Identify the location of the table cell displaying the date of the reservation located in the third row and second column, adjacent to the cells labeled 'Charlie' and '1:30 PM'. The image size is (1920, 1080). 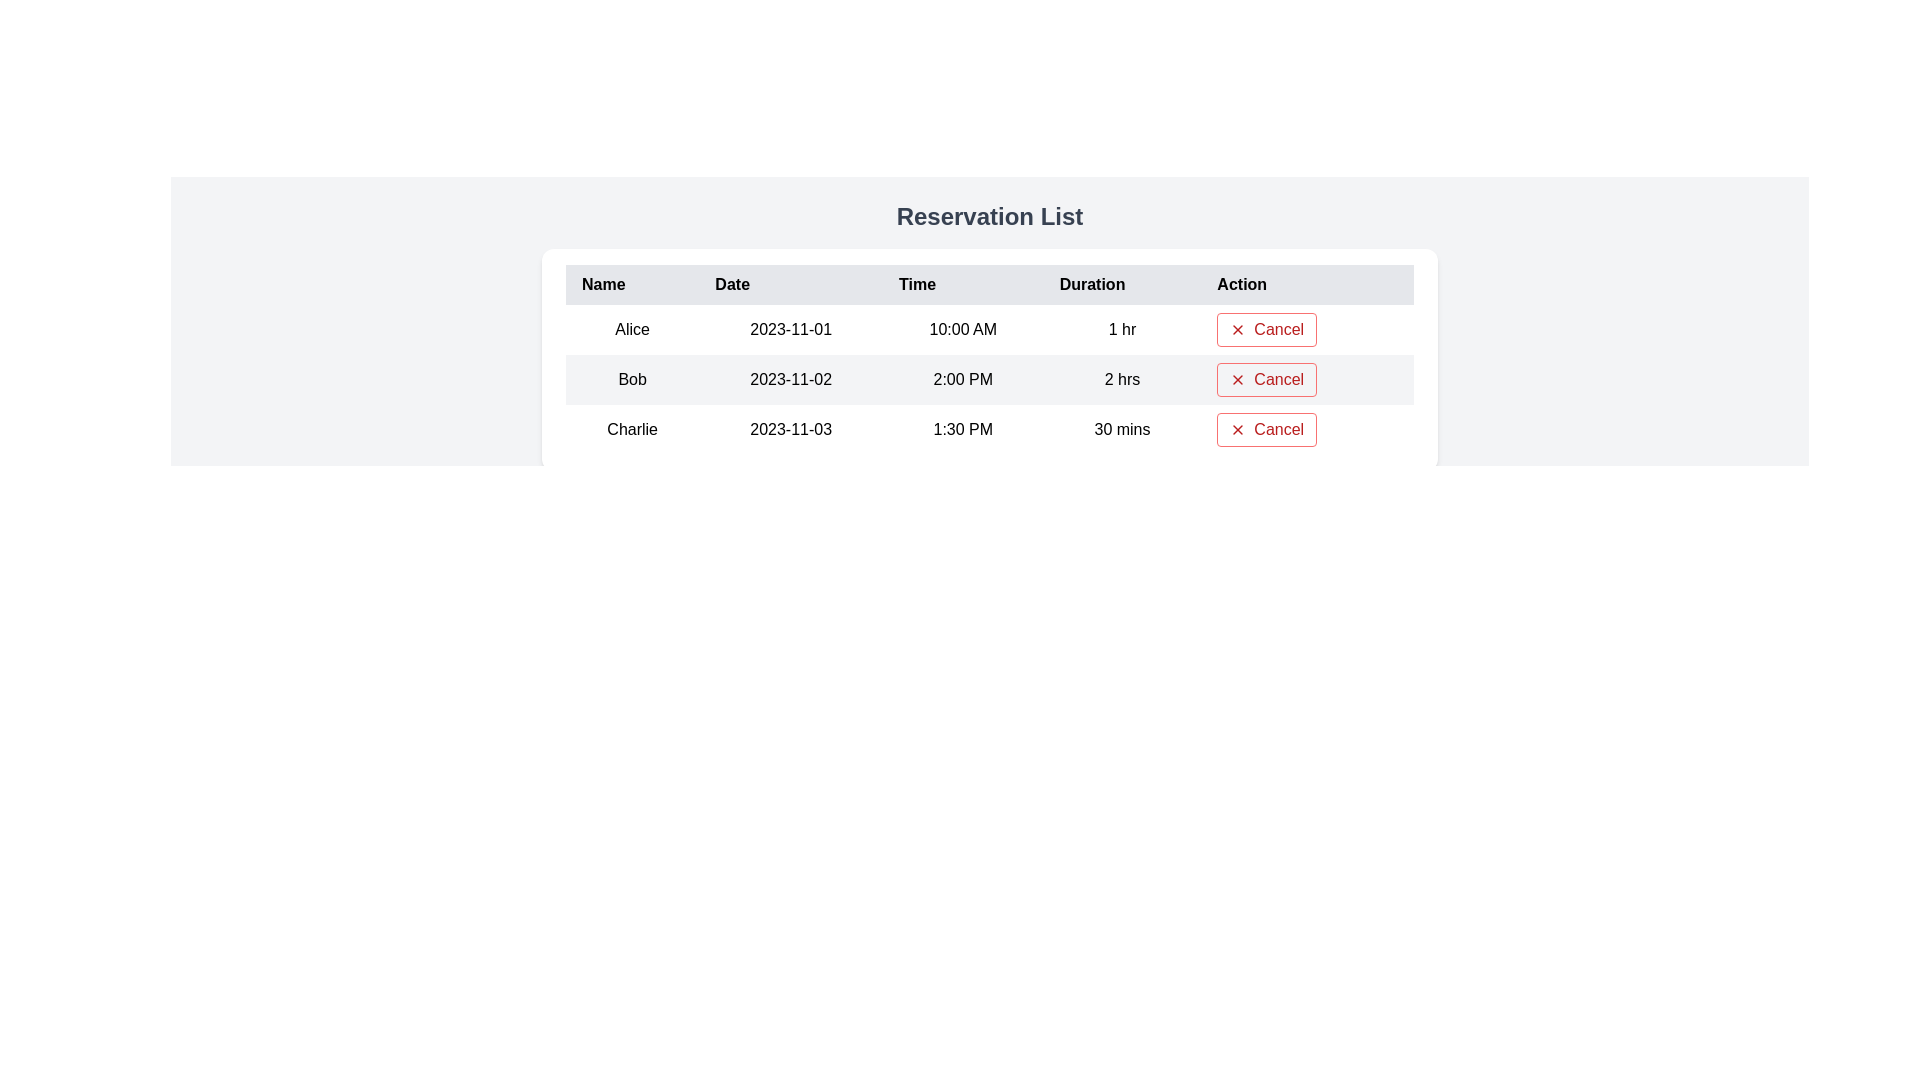
(790, 428).